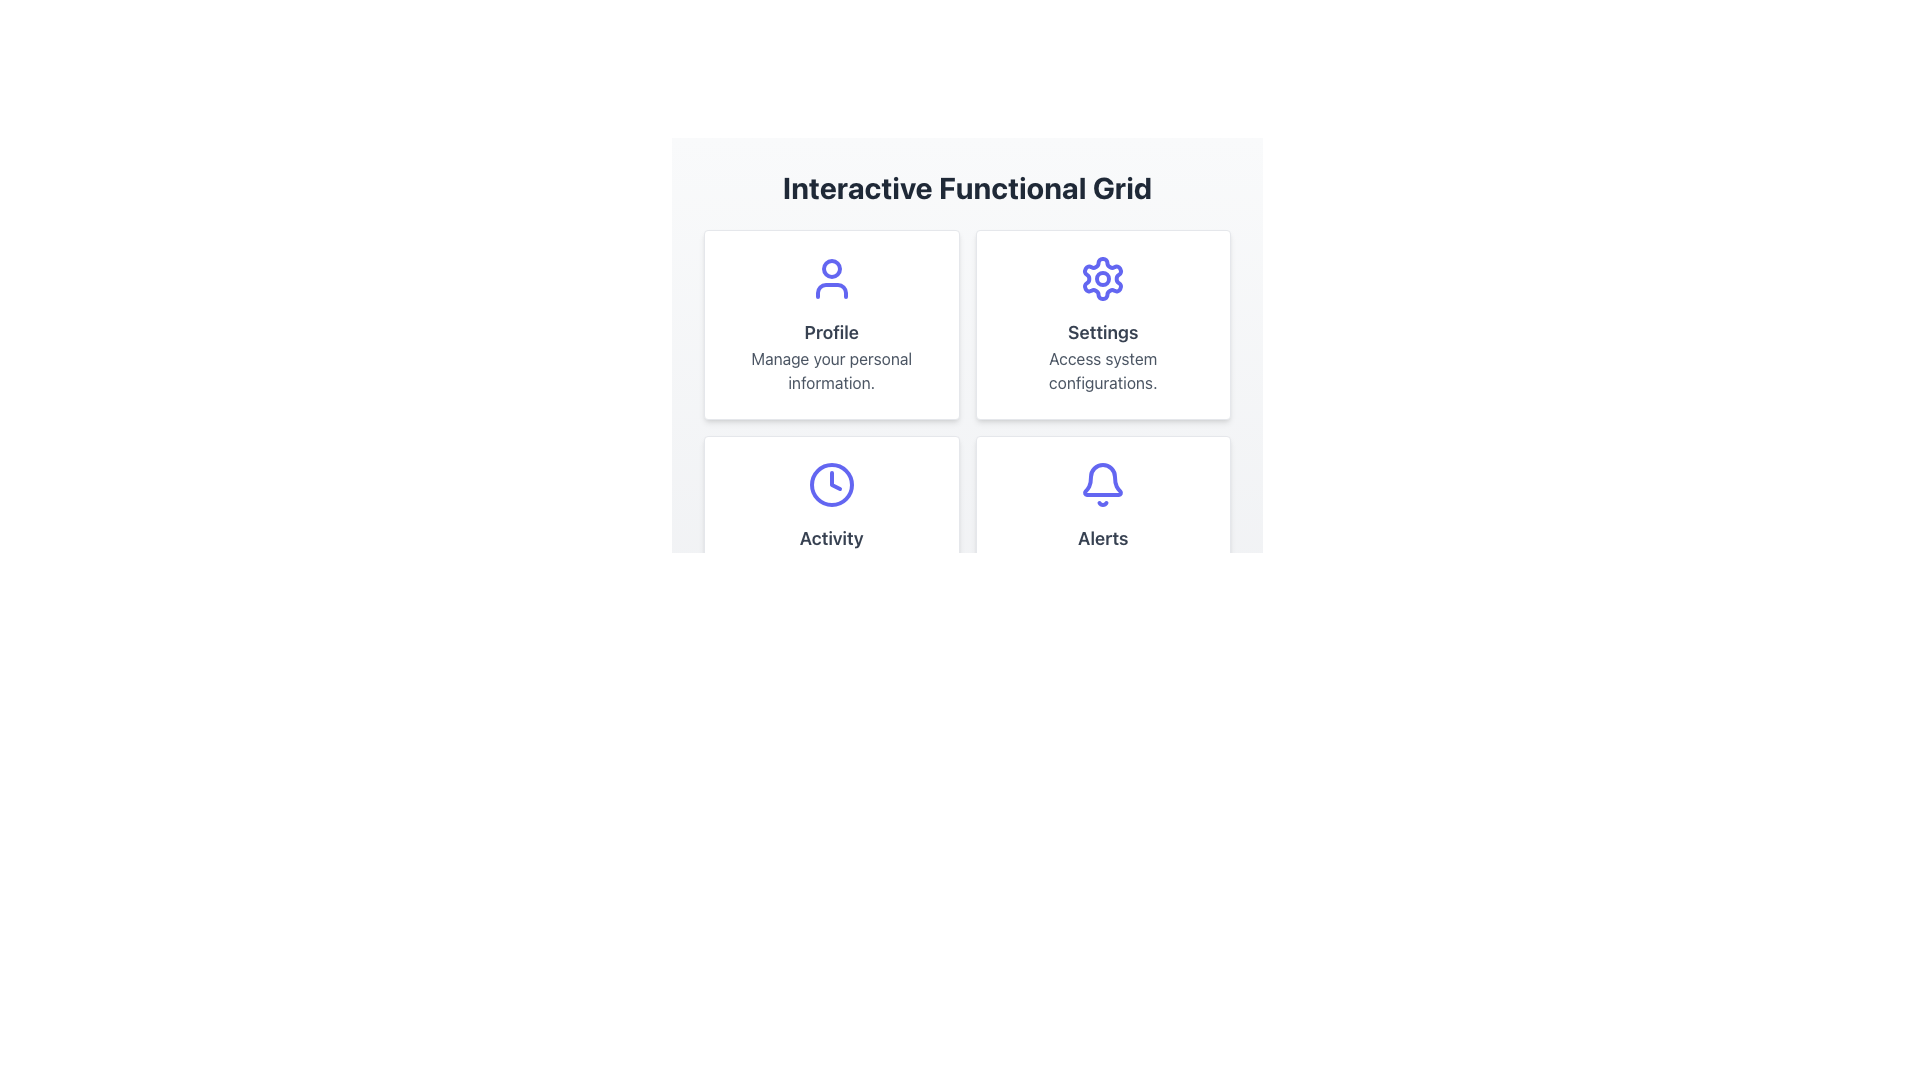 The width and height of the screenshot is (1920, 1080). Describe the element at coordinates (1102, 323) in the screenshot. I see `the interactive clickable card located in the second column of the first row in the grid, which serves as a link` at that location.